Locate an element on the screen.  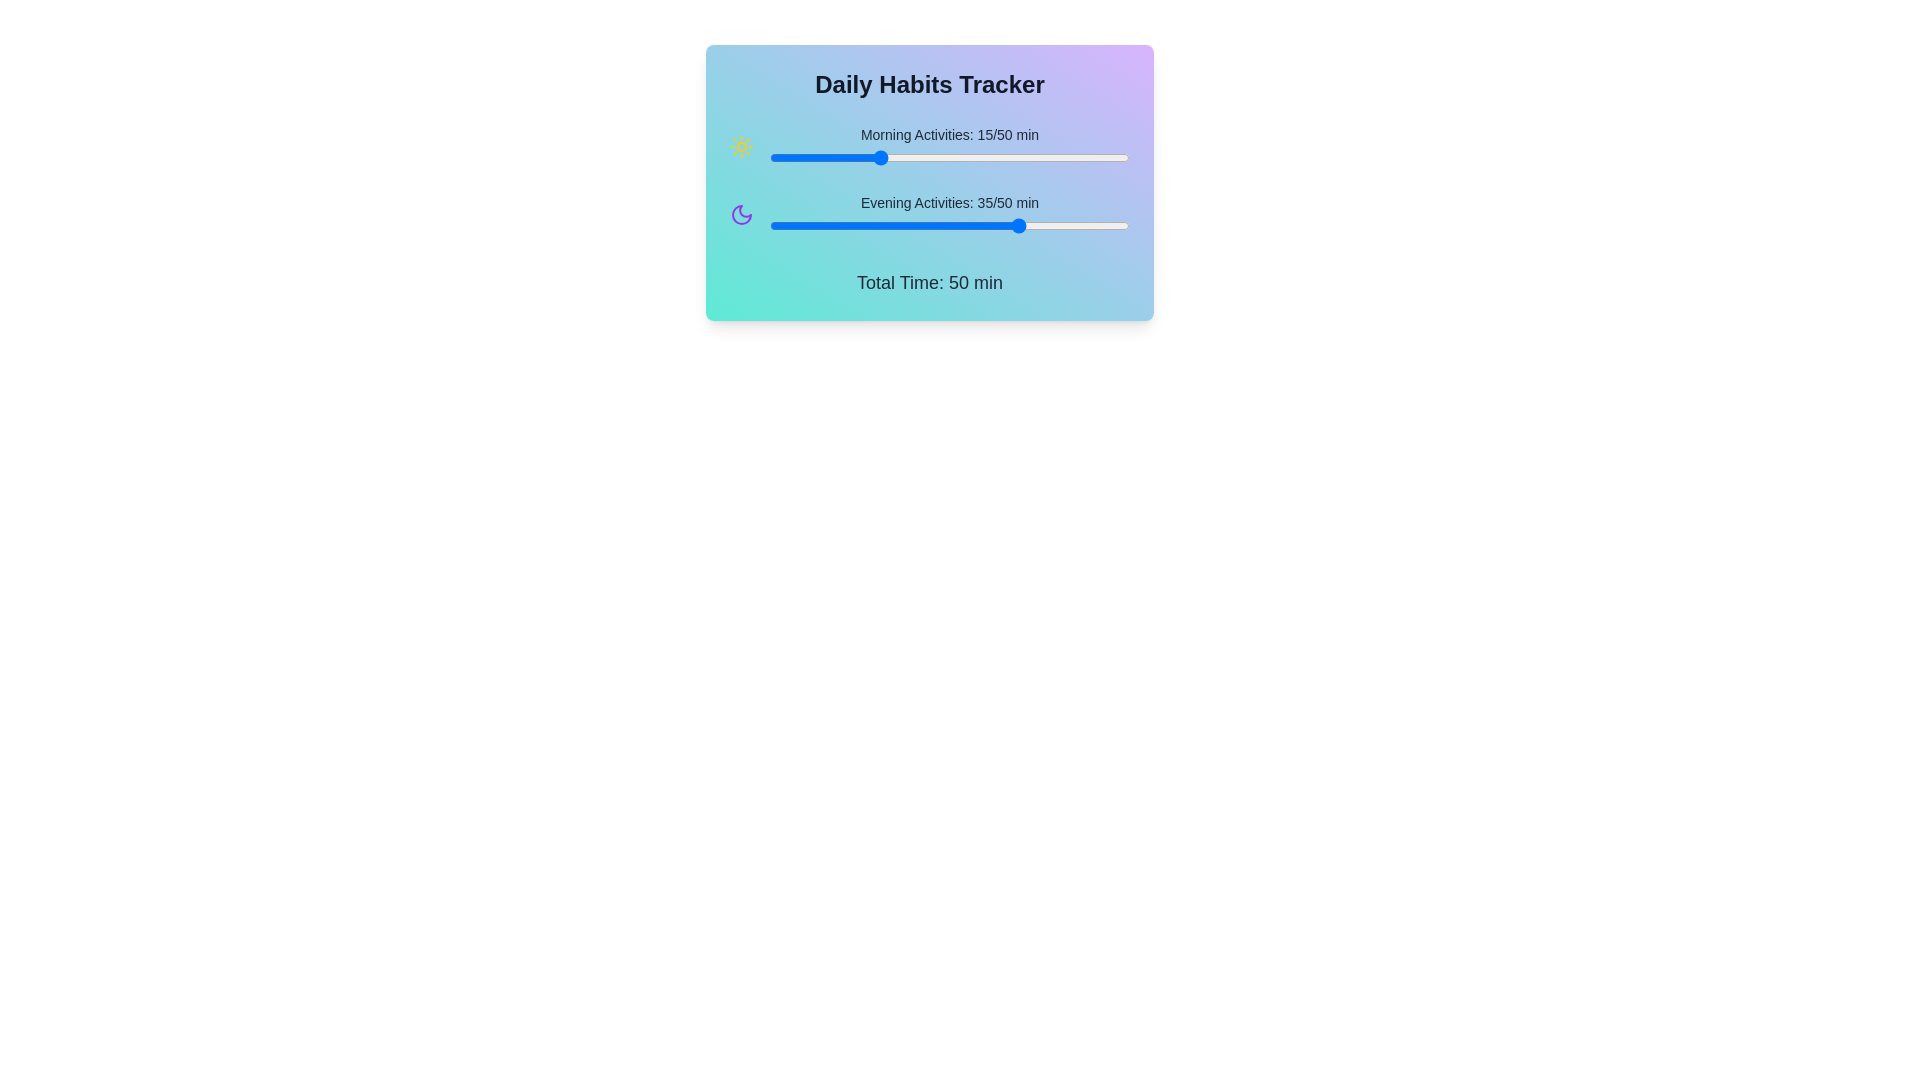
the decorative crescent moon icon with a purple outline, located to the left of the text 'Evening Activities: 35/50 min' is located at coordinates (741, 215).